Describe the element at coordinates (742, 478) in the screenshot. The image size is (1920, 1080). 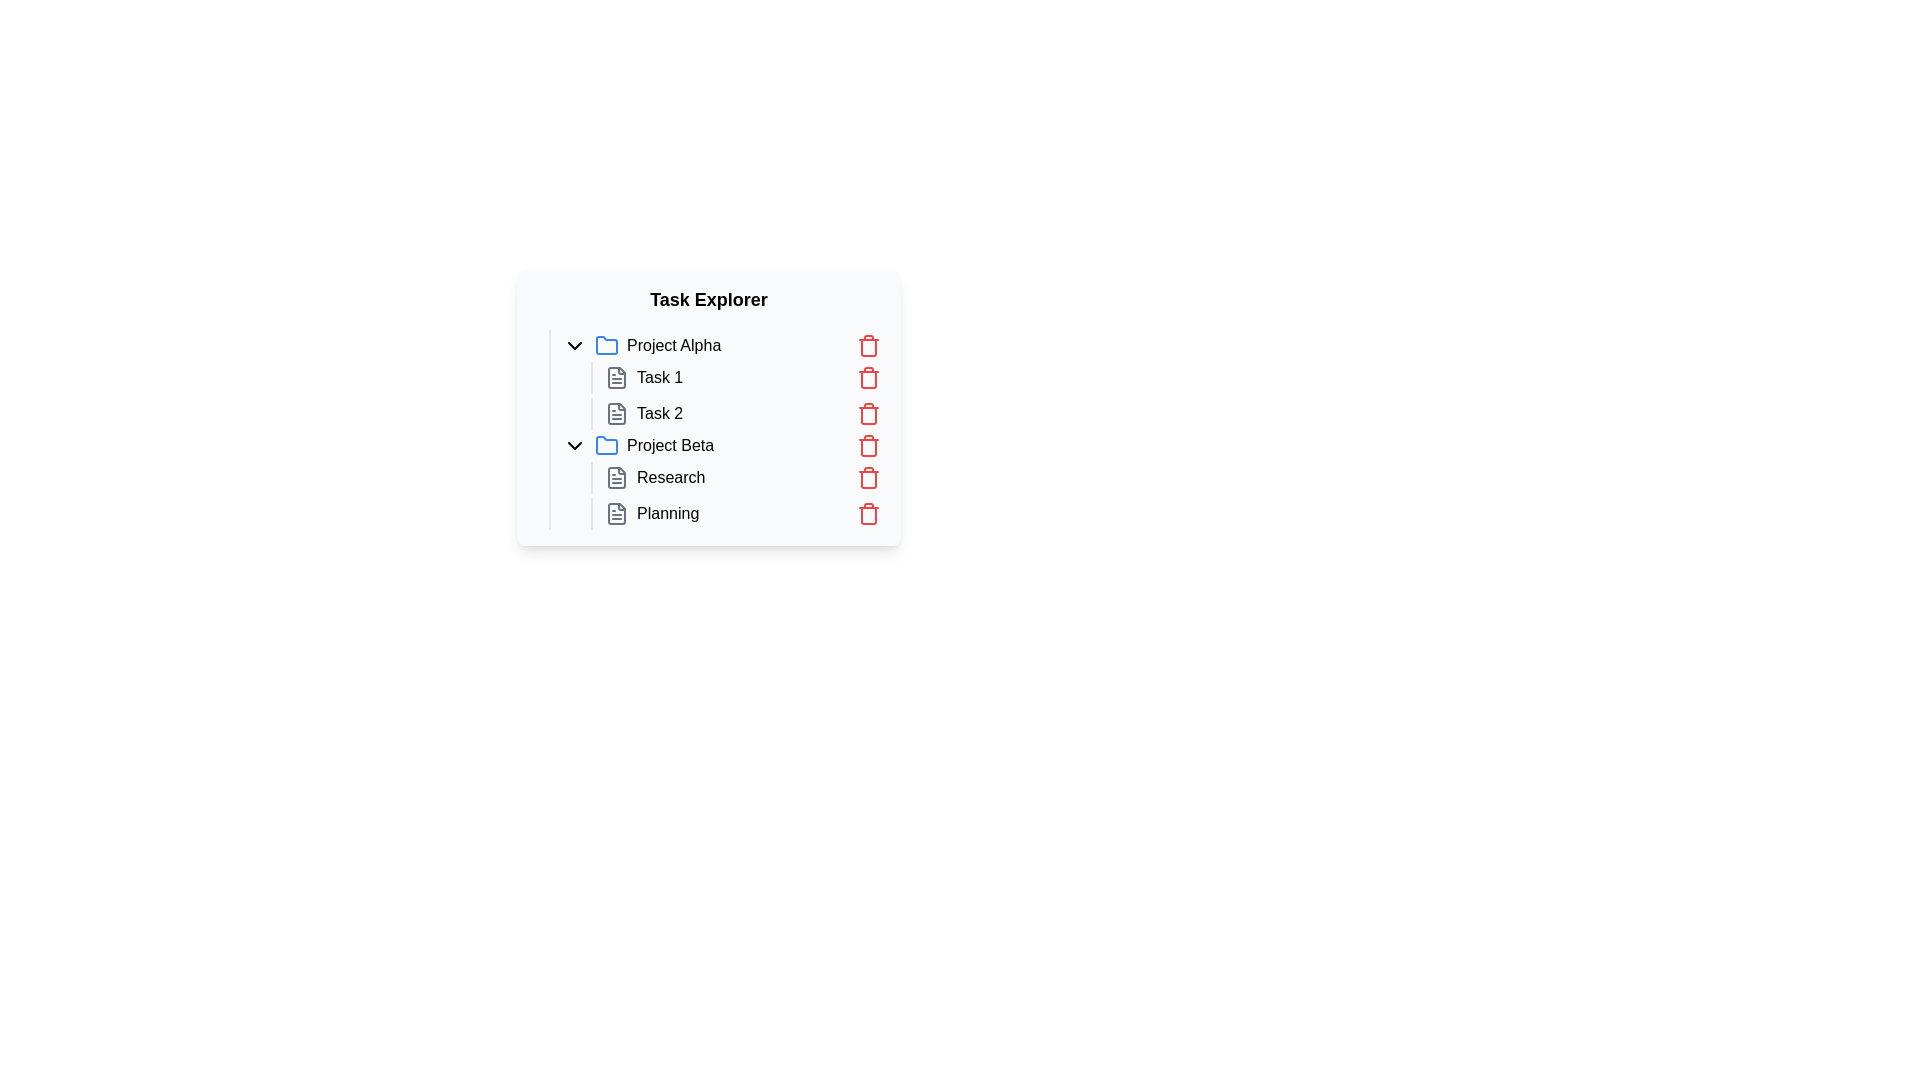
I see `the 'Research' list item in the task explorer interface` at that location.